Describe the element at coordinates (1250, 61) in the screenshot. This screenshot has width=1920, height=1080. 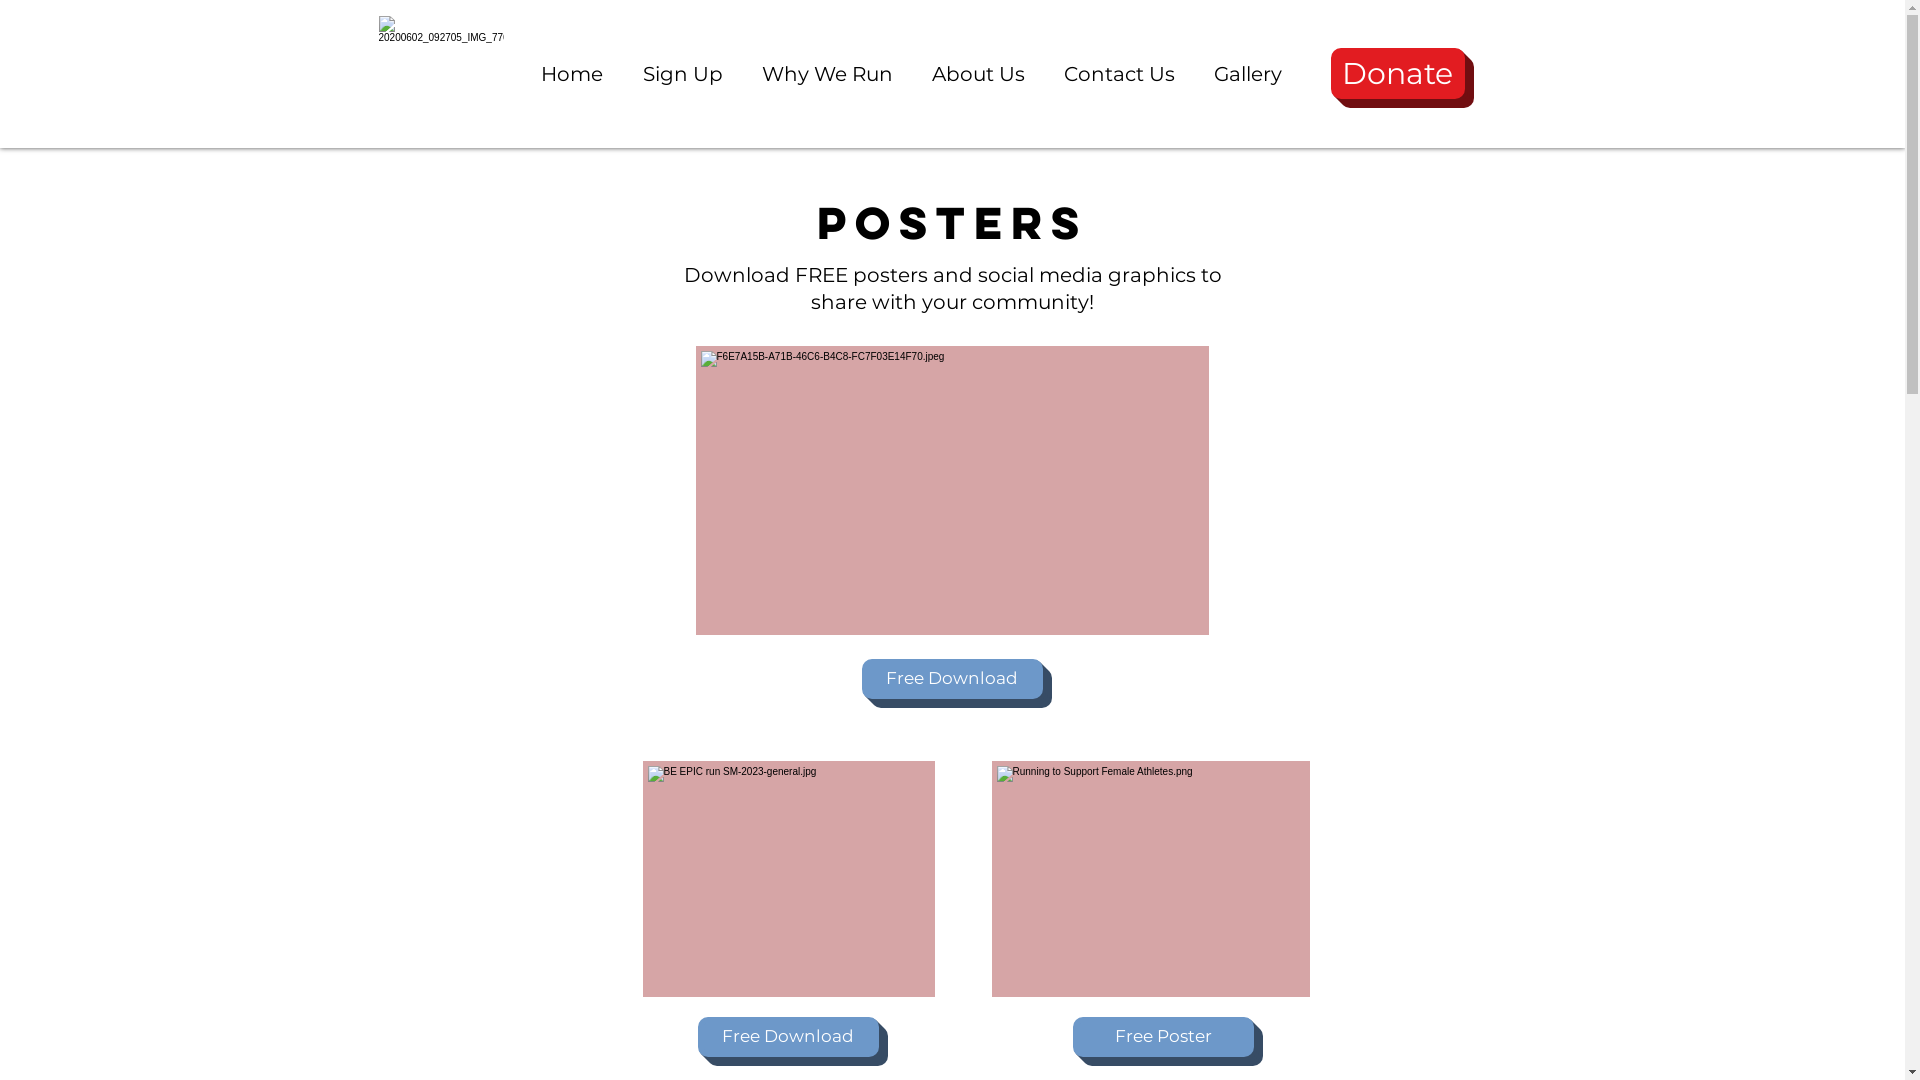
I see `'Gallery'` at that location.